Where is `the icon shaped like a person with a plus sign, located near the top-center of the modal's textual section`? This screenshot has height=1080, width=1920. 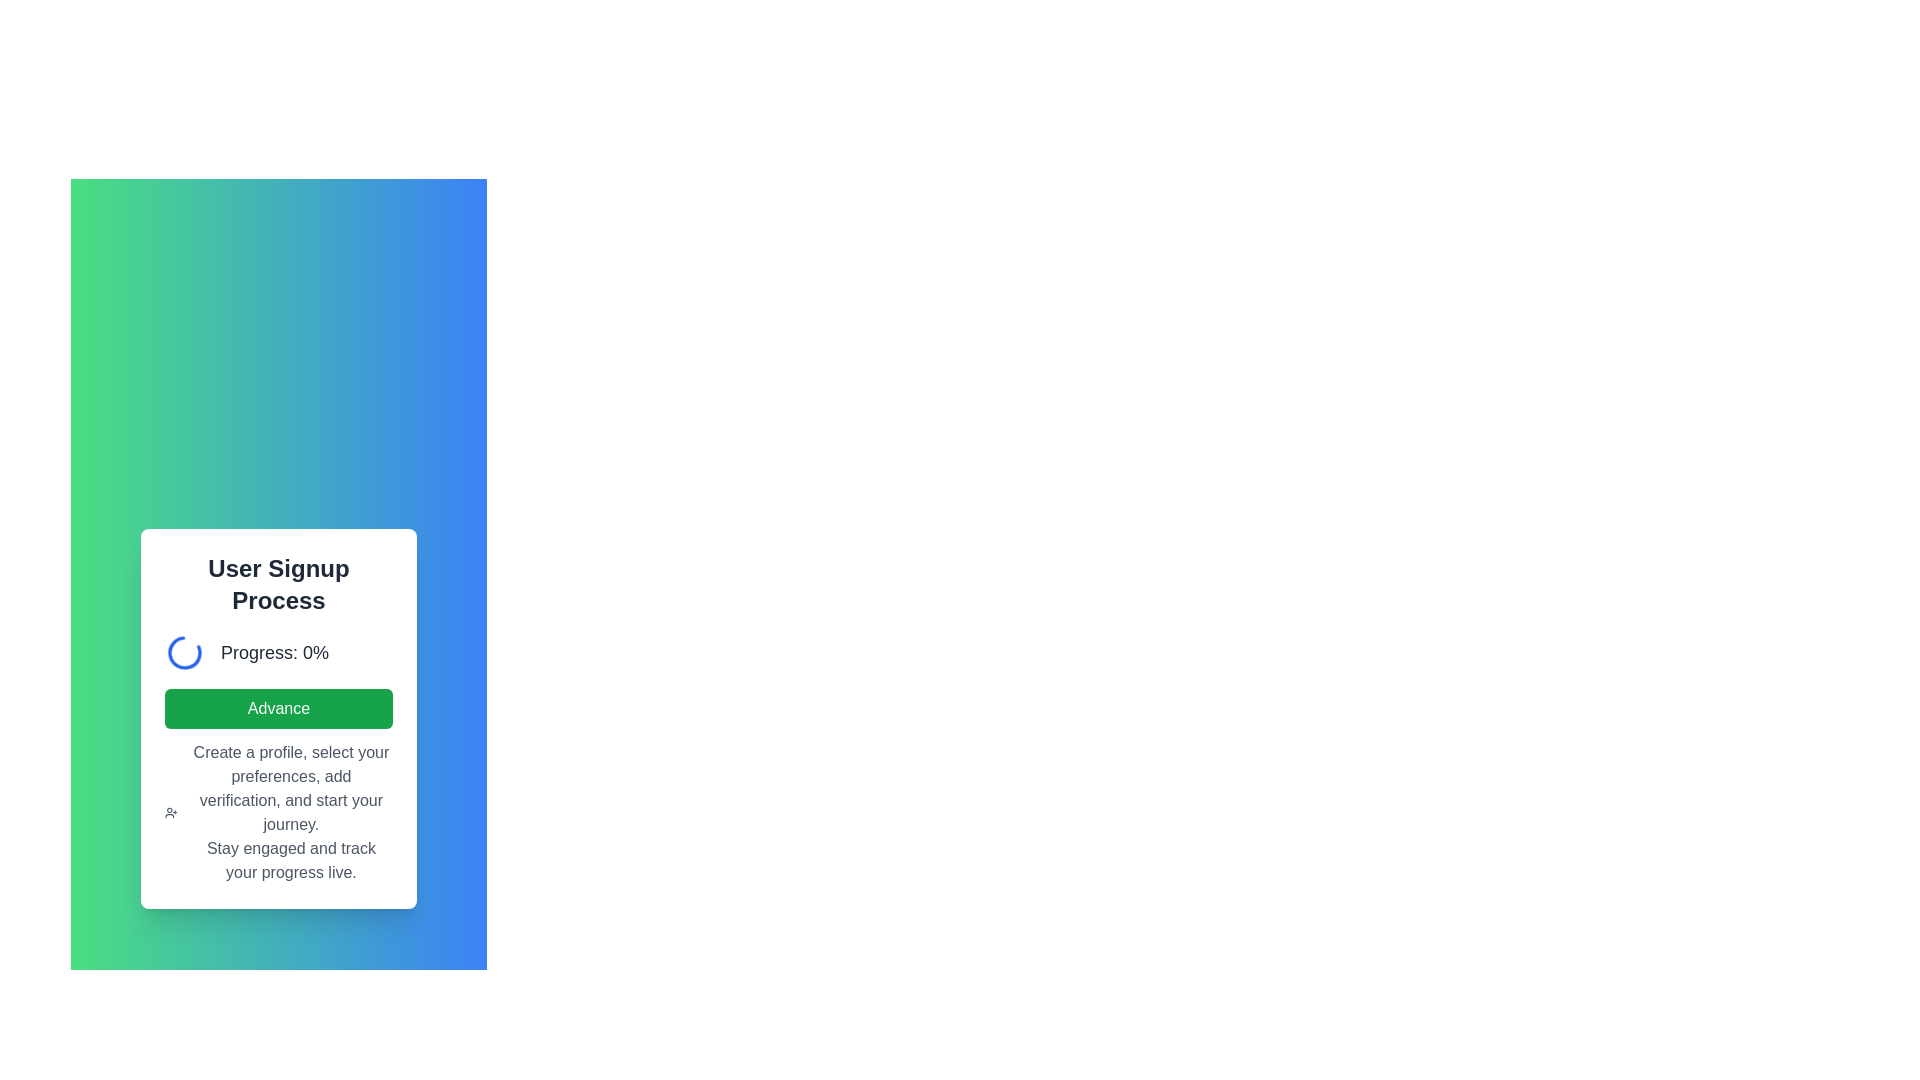
the icon shaped like a person with a plus sign, located near the top-center of the modal's textual section is located at coordinates (171, 813).